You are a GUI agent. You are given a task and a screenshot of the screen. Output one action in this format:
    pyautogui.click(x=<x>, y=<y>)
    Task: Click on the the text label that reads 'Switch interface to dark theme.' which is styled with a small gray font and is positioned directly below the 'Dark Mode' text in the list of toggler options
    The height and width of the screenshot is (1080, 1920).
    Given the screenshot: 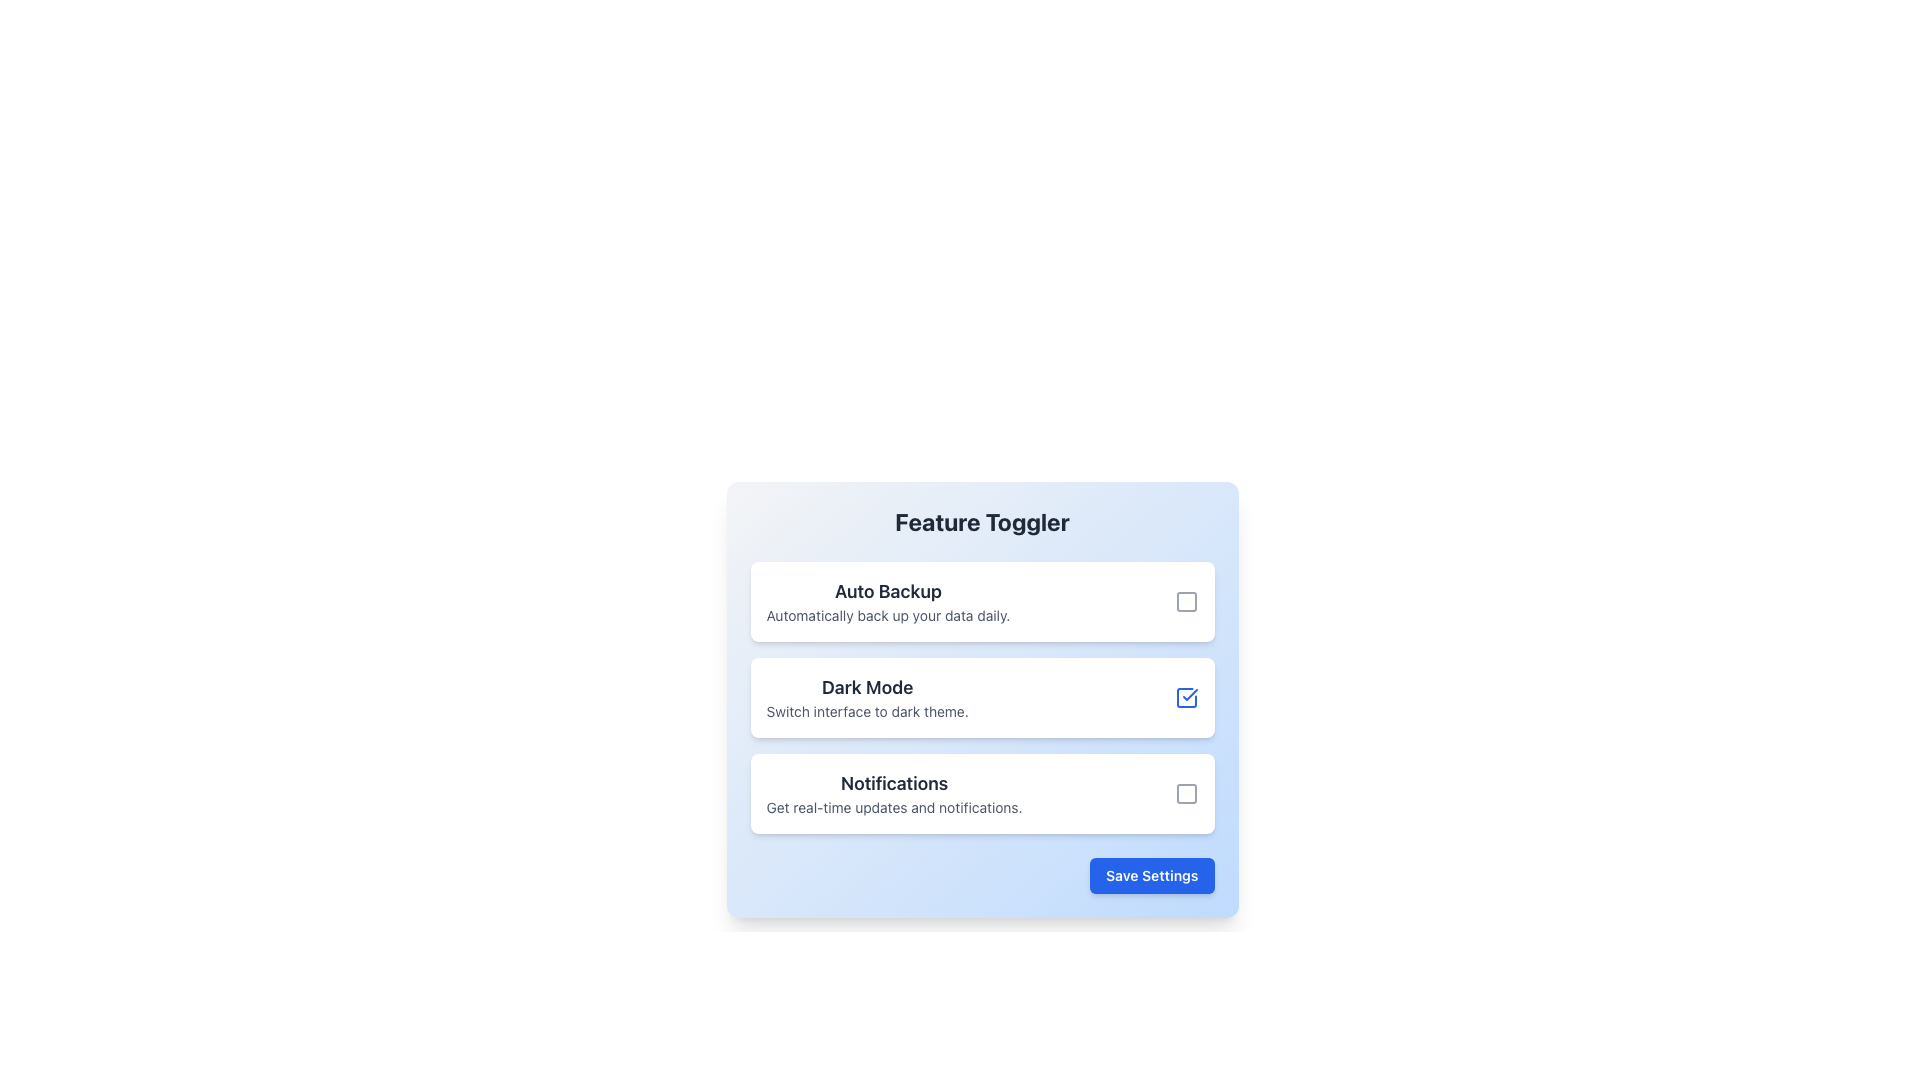 What is the action you would take?
    pyautogui.click(x=867, y=711)
    